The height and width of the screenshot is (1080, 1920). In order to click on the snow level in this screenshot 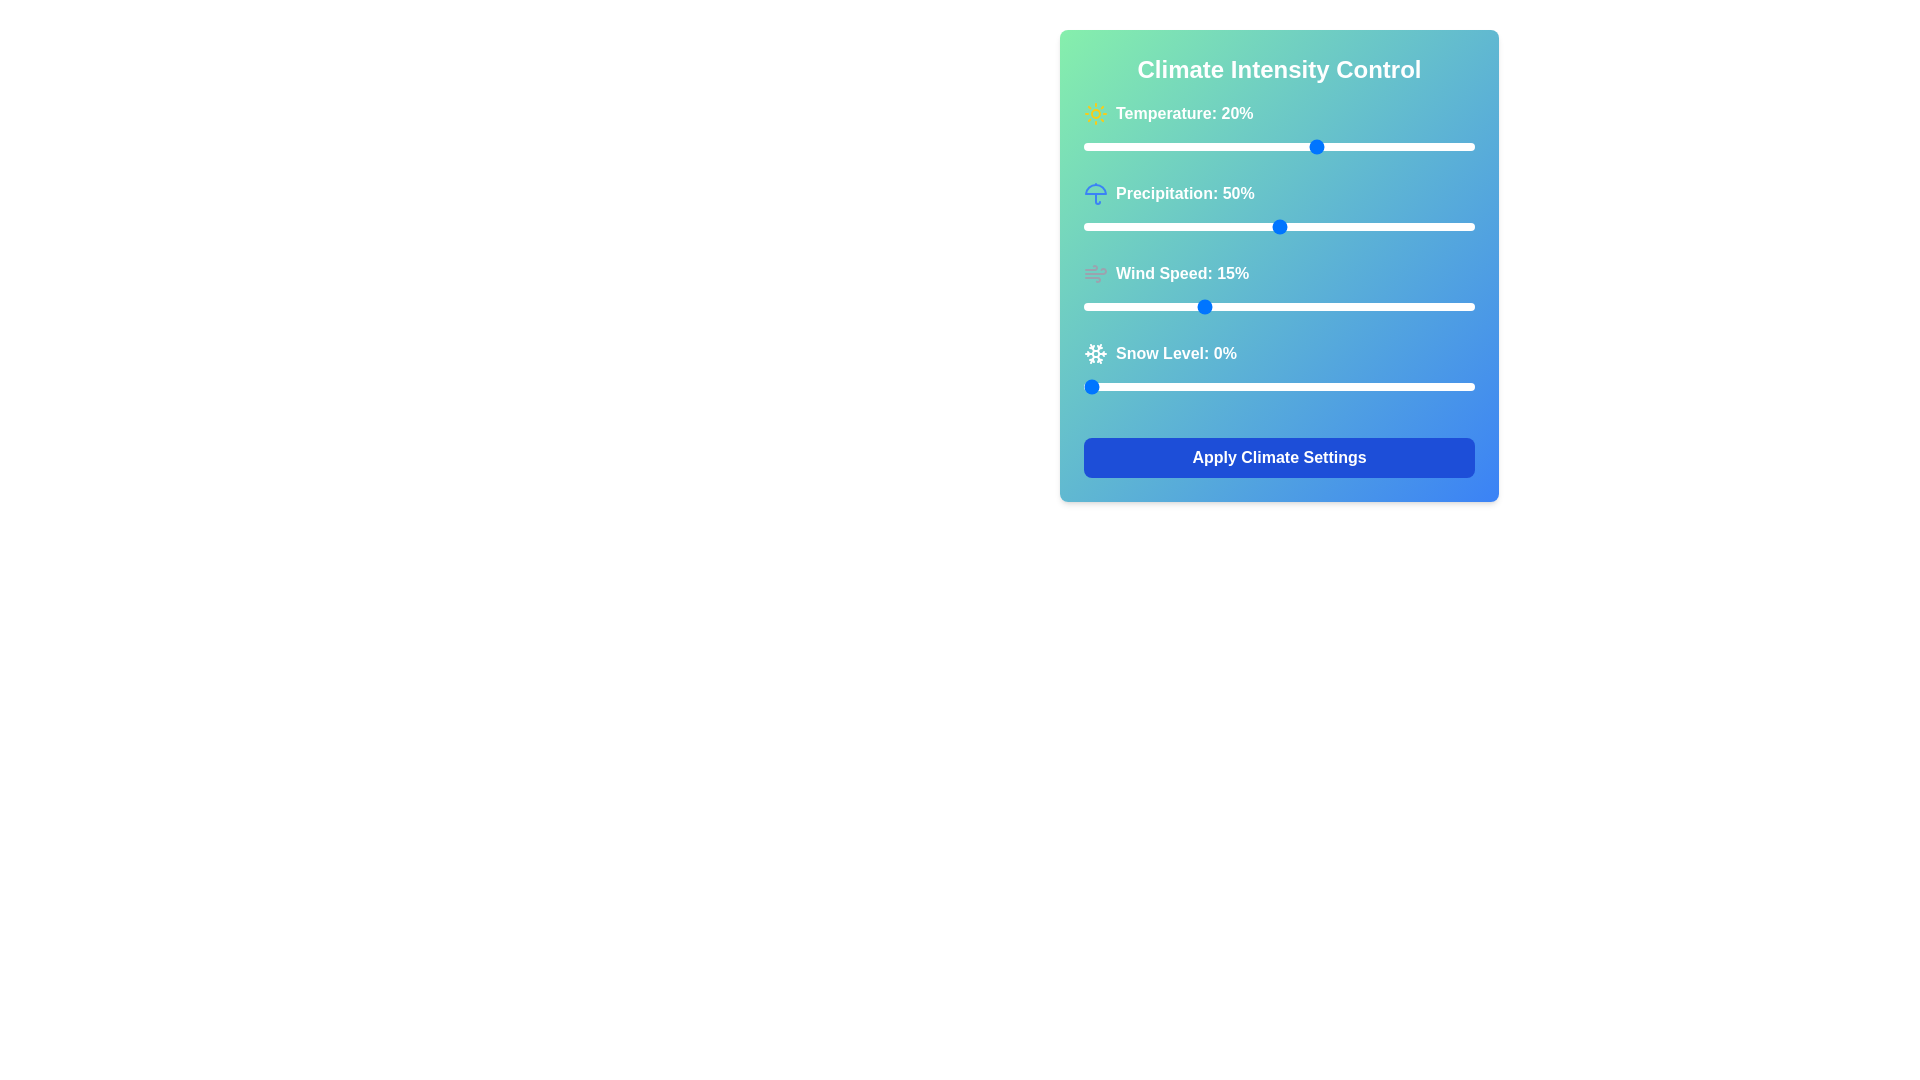, I will do `click(1360, 386)`.